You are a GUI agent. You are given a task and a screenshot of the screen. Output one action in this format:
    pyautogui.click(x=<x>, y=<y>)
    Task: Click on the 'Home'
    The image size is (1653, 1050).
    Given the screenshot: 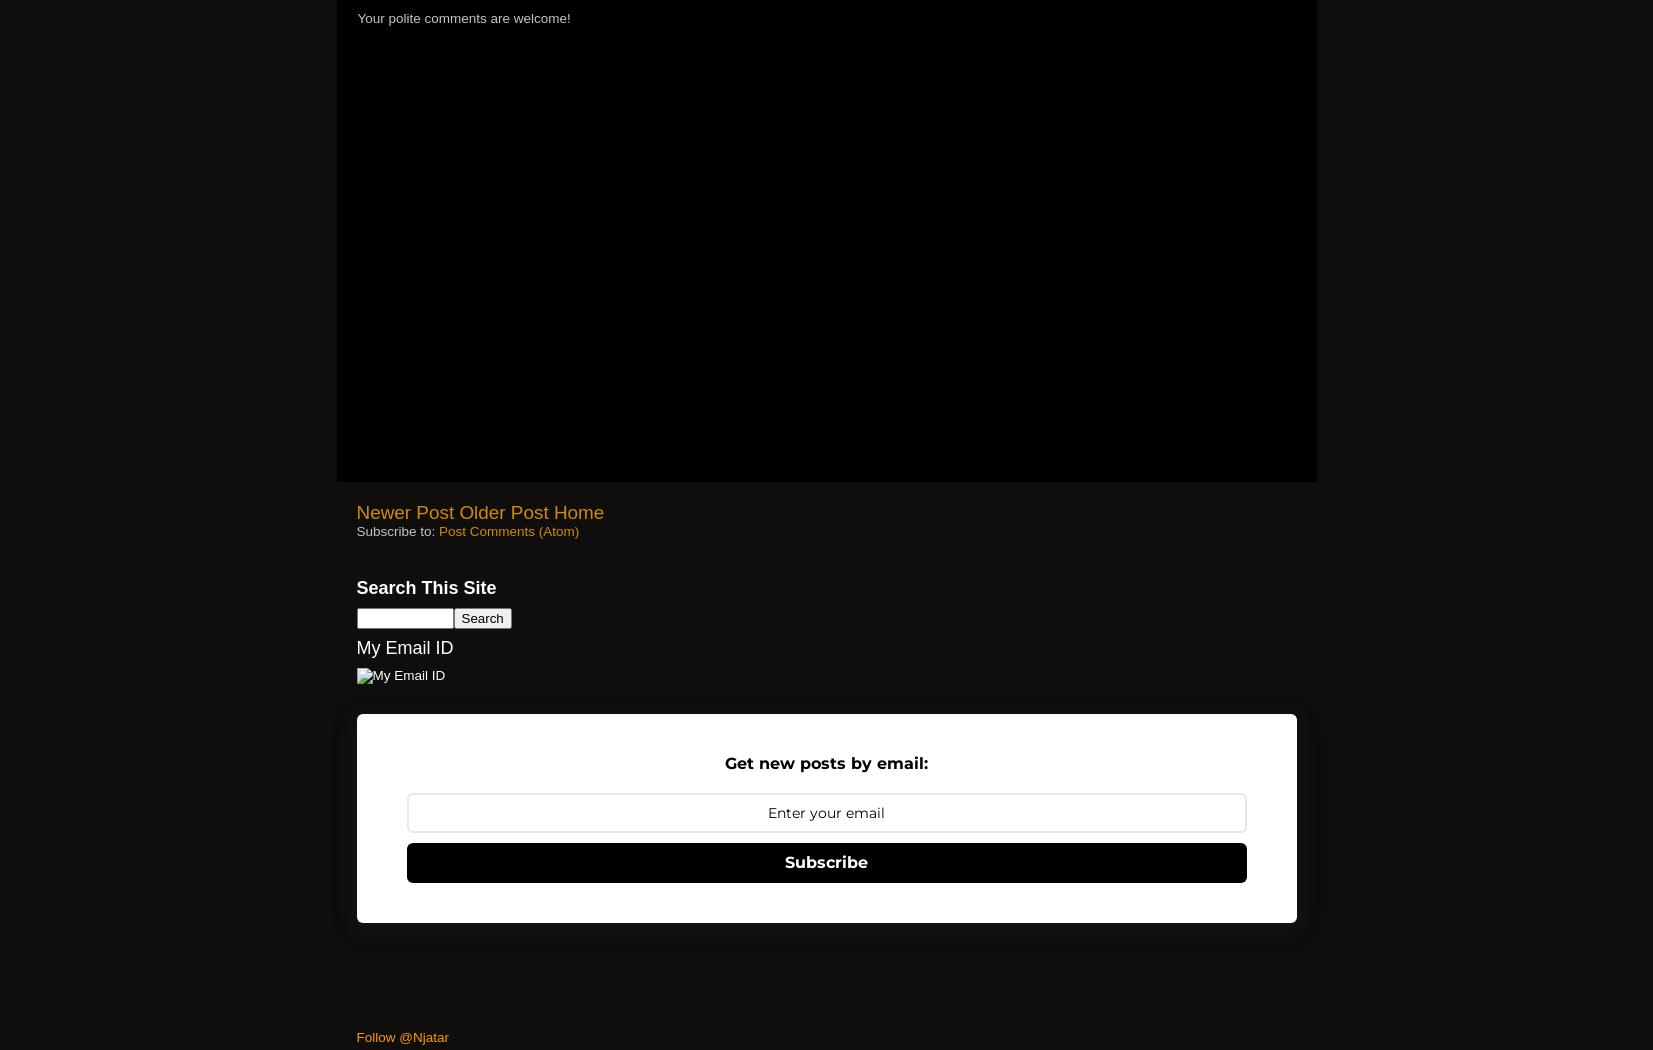 What is the action you would take?
    pyautogui.click(x=551, y=511)
    